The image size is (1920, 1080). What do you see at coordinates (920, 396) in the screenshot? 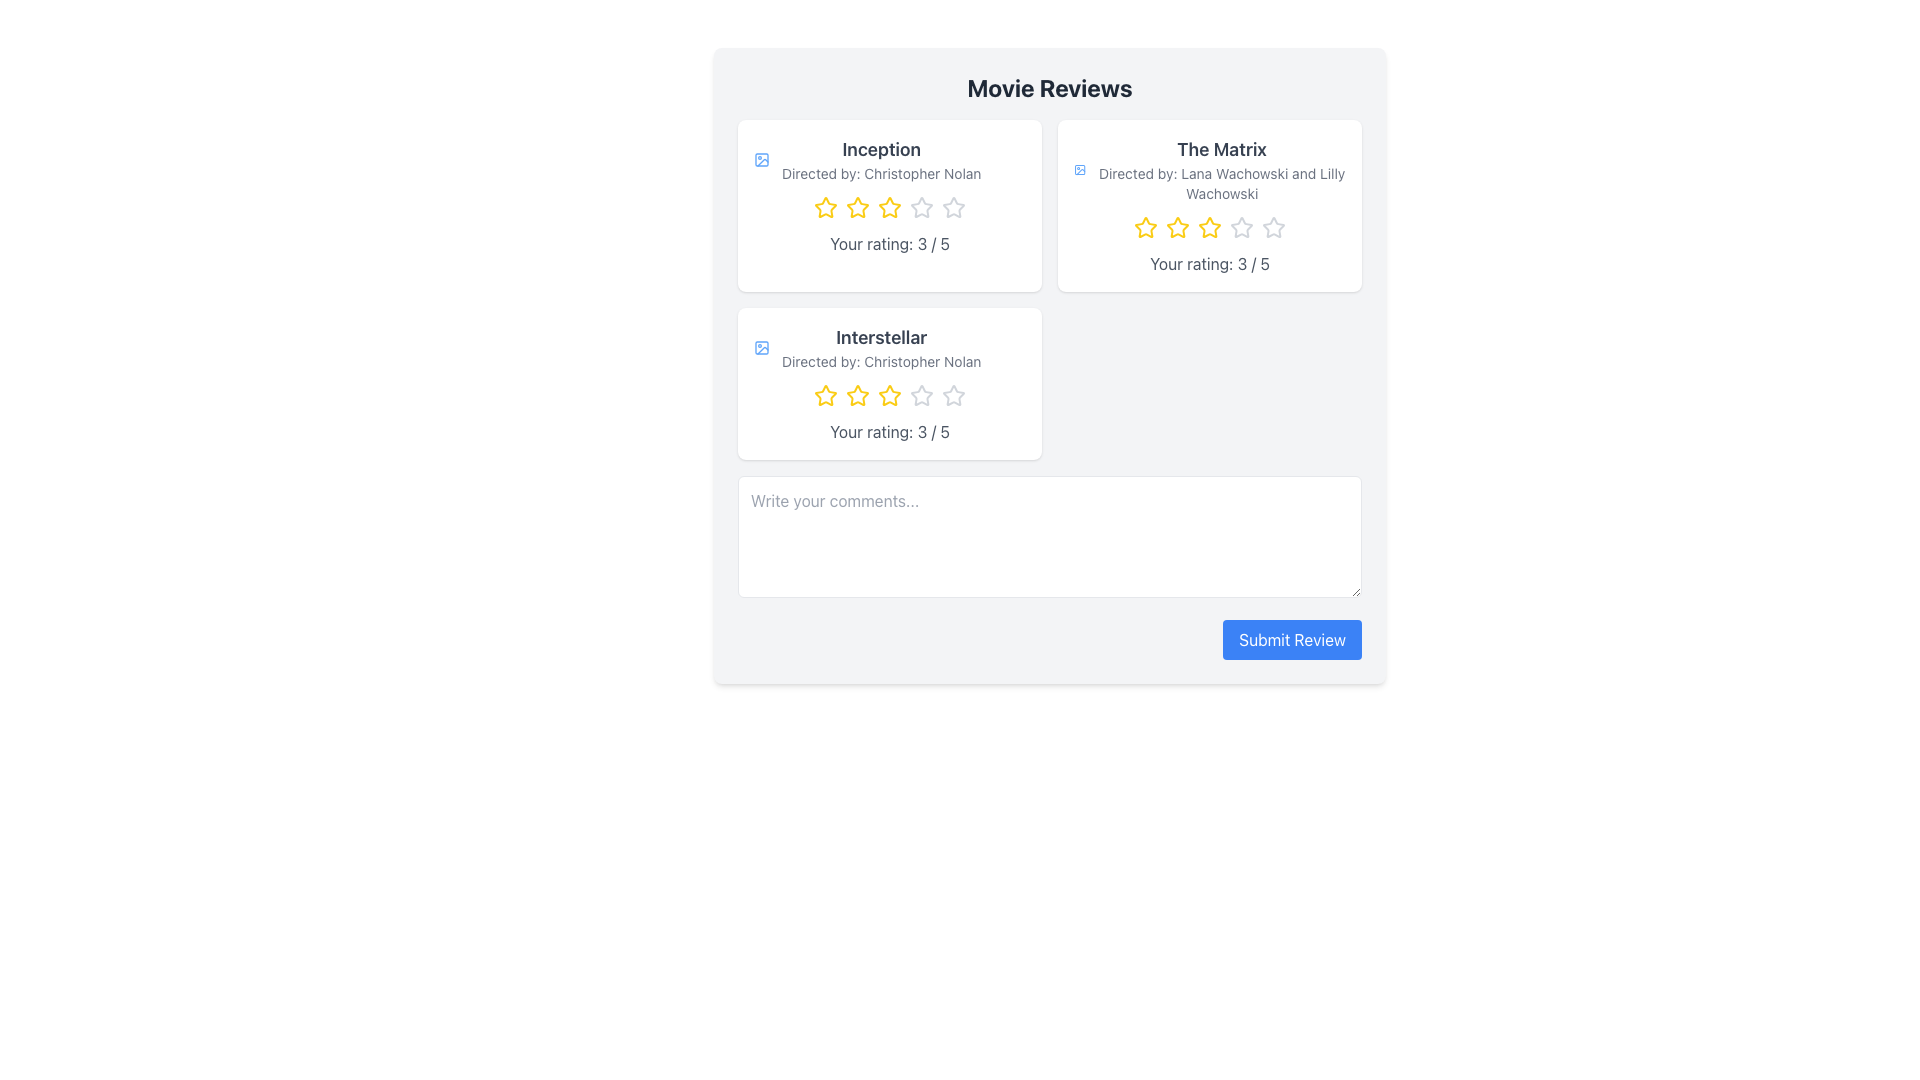
I see `the fifth grayish star icon` at bounding box center [920, 396].